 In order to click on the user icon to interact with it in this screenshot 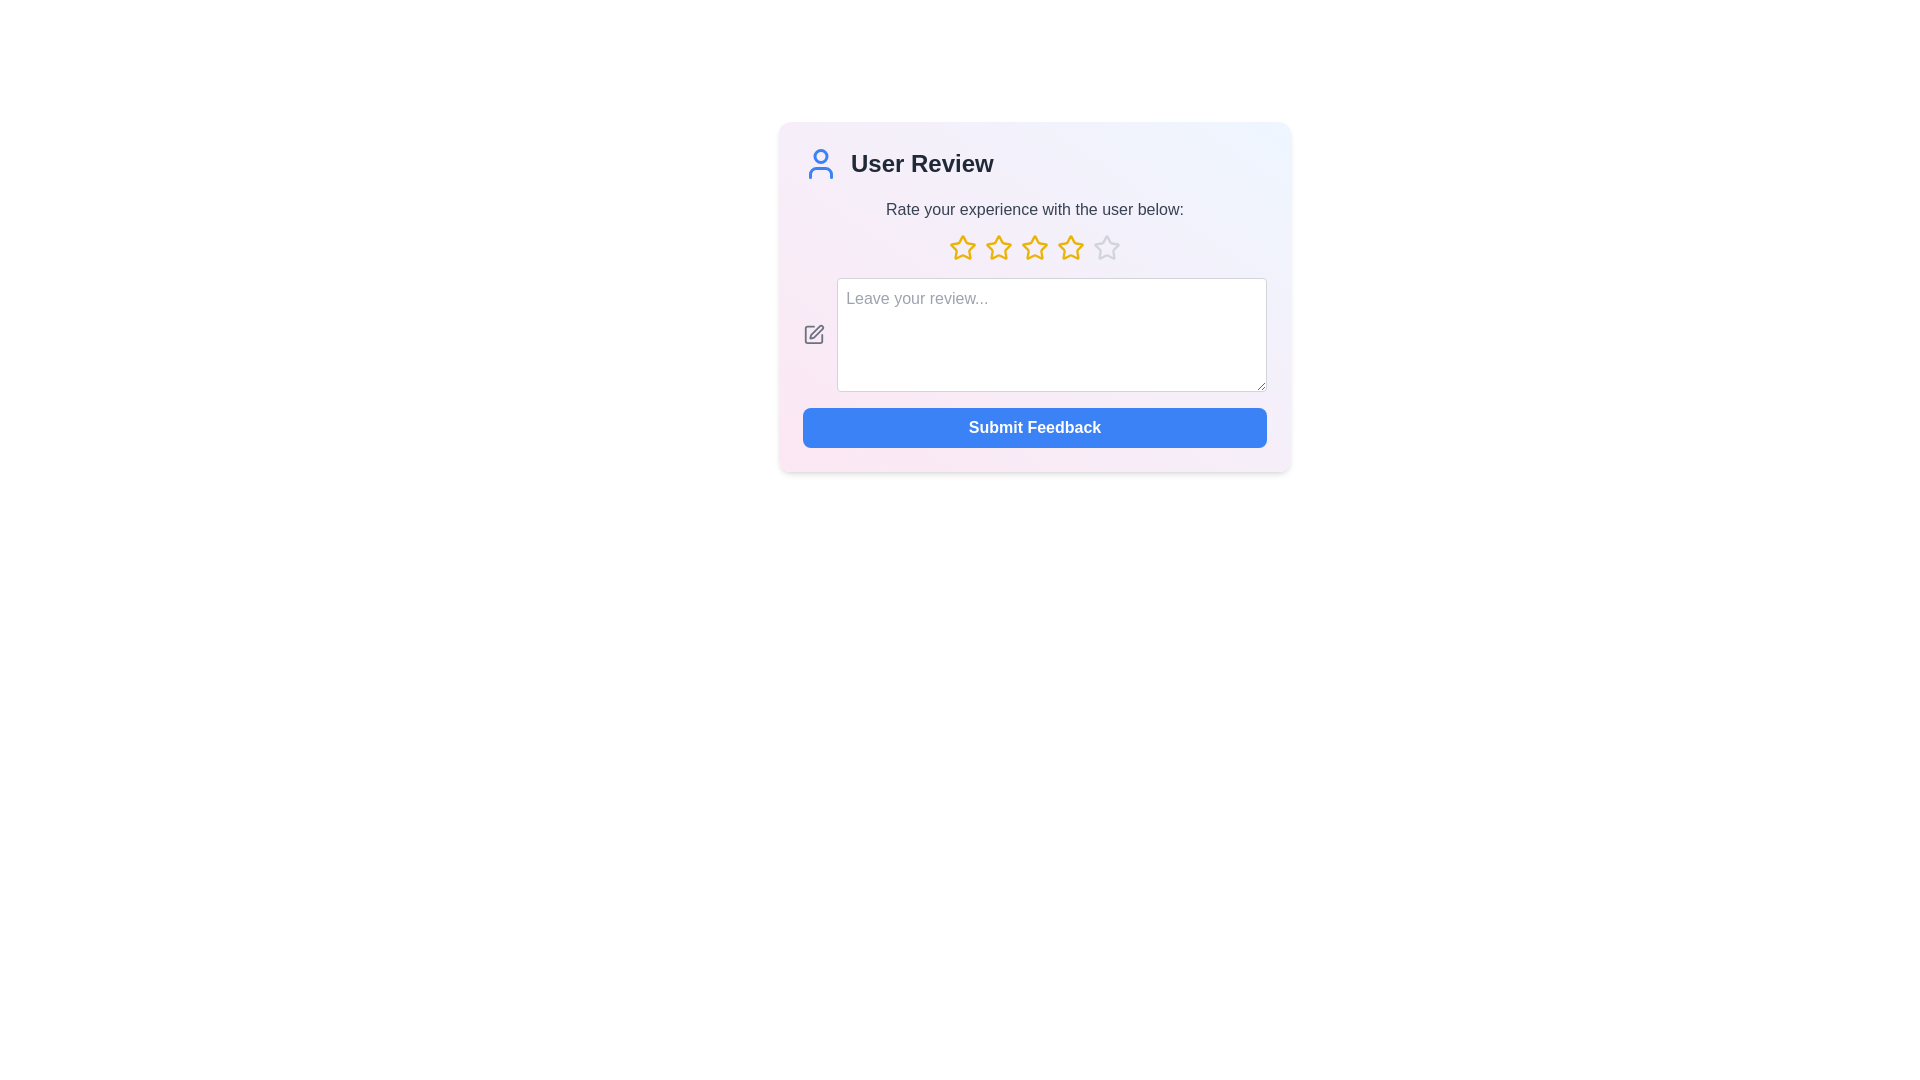, I will do `click(820, 163)`.